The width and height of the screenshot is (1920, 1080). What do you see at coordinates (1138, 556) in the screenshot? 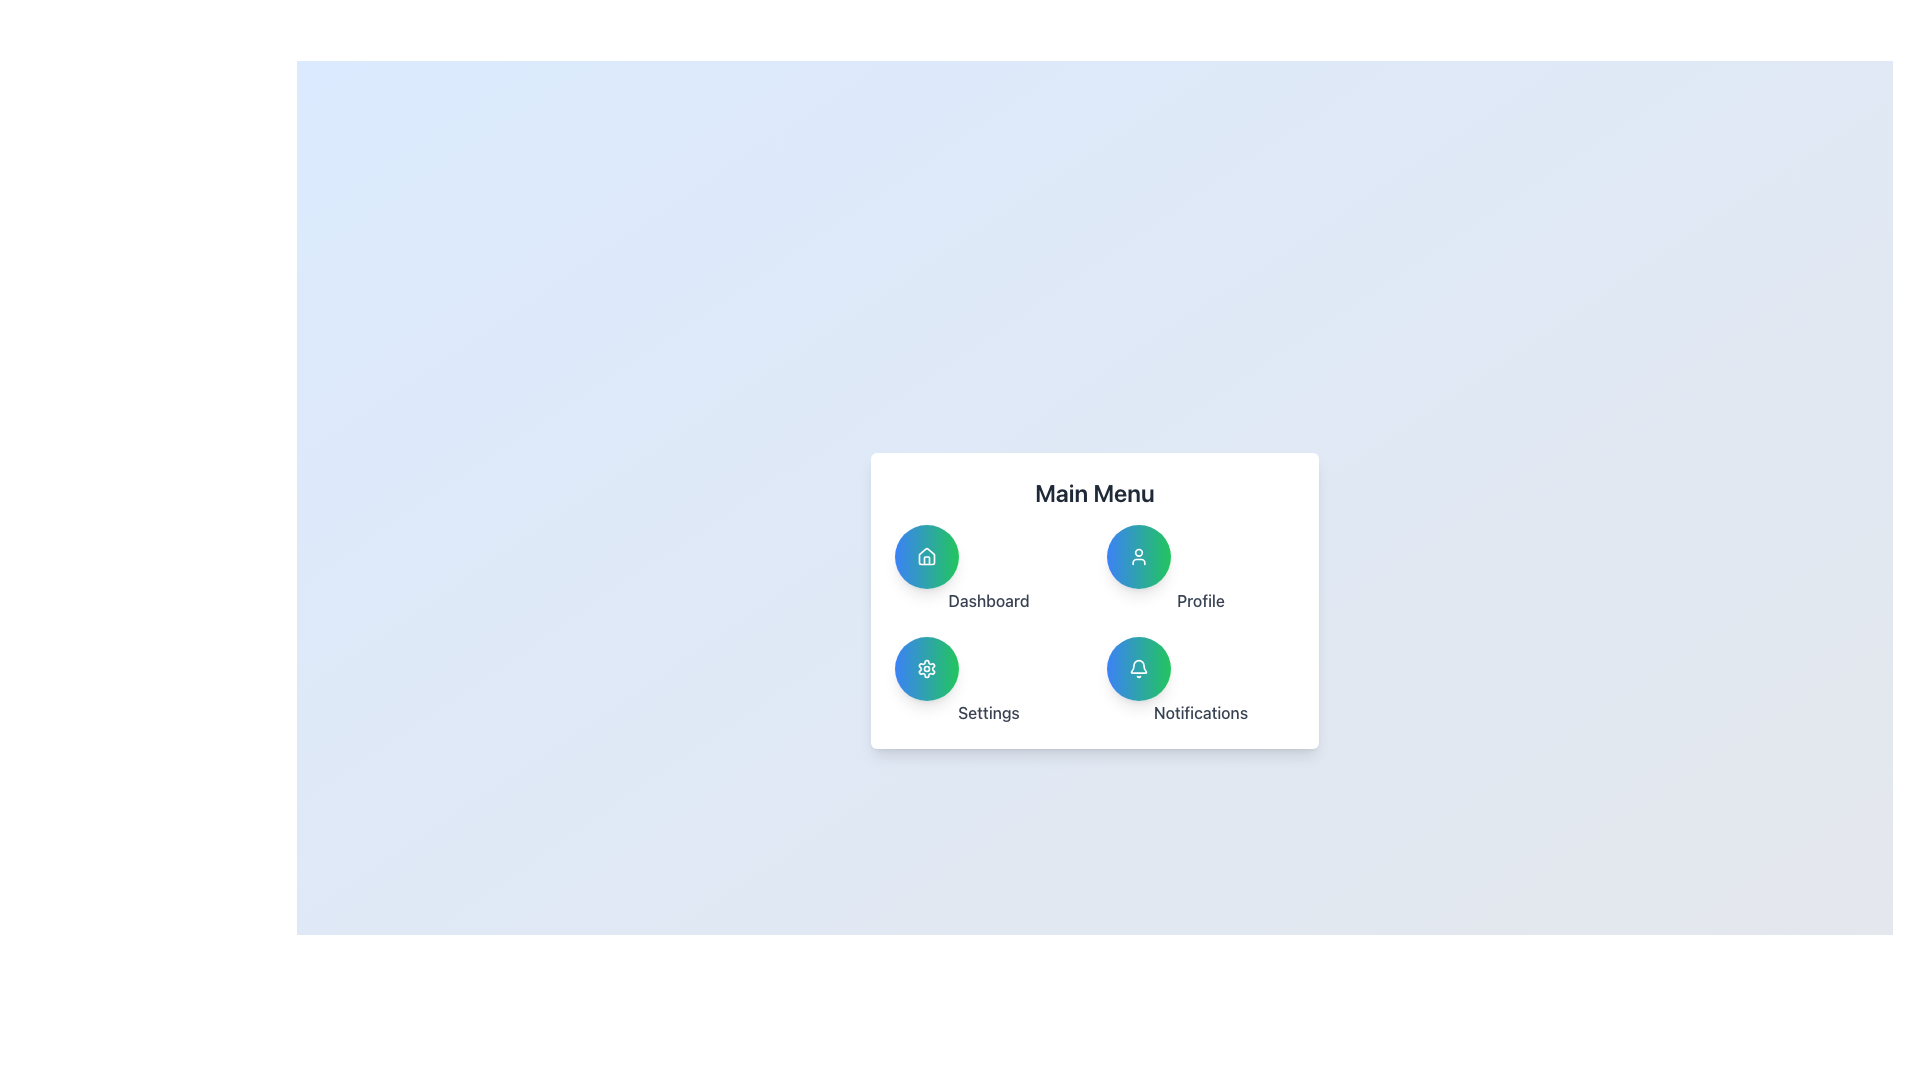
I see `the 'Profile' button in the main menu interface` at bounding box center [1138, 556].